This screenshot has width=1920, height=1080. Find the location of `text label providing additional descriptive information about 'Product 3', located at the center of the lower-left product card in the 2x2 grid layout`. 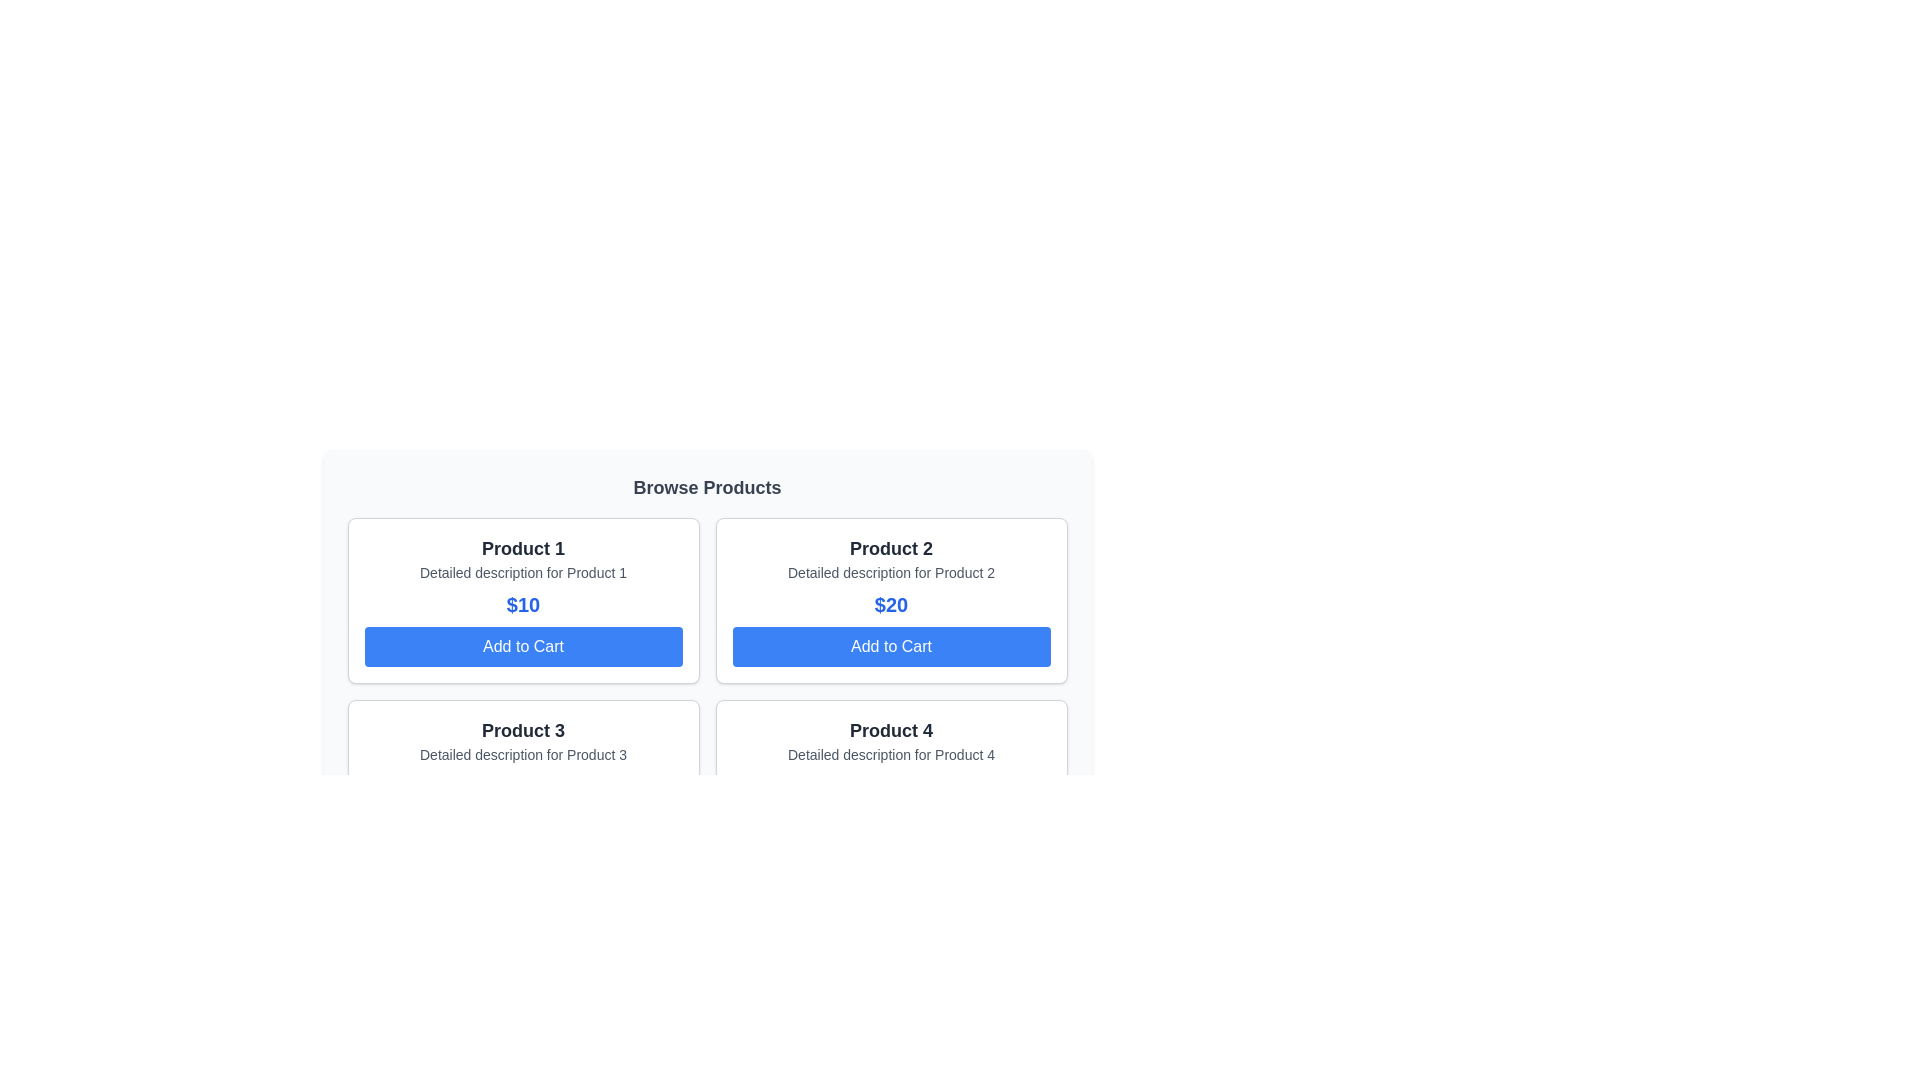

text label providing additional descriptive information about 'Product 3', located at the center of the lower-left product card in the 2x2 grid layout is located at coordinates (523, 755).